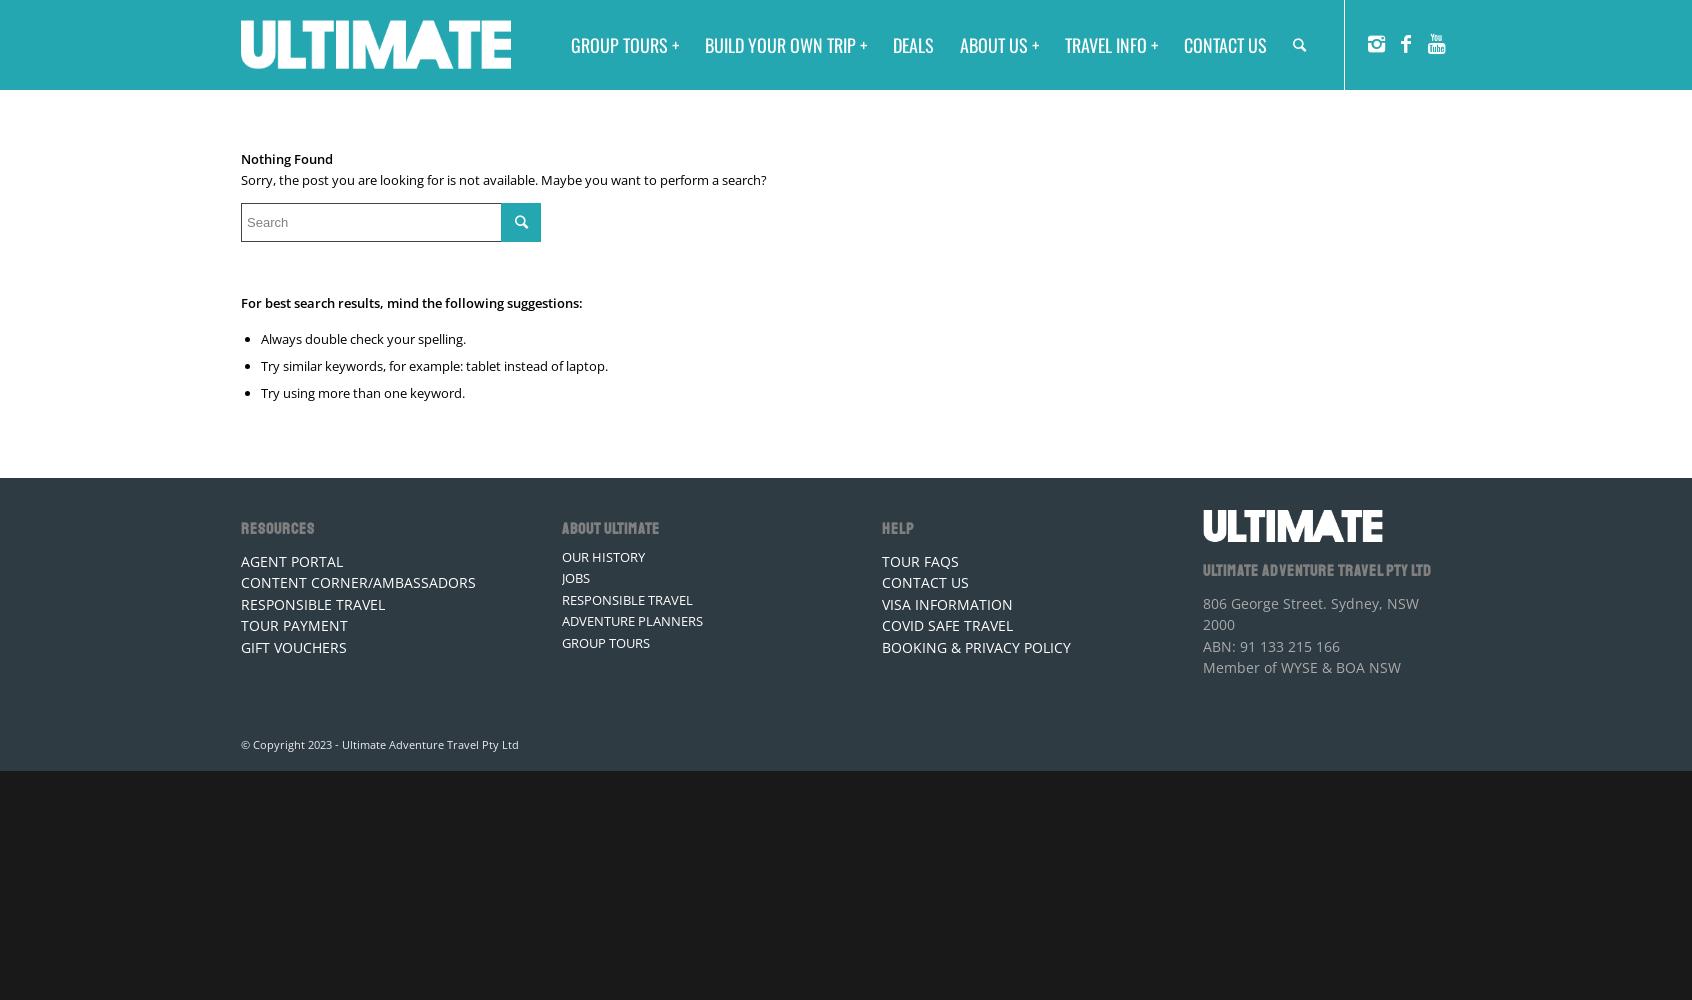 The width and height of the screenshot is (1692, 1000). What do you see at coordinates (363, 337) in the screenshot?
I see `'Always double check your spelling.'` at bounding box center [363, 337].